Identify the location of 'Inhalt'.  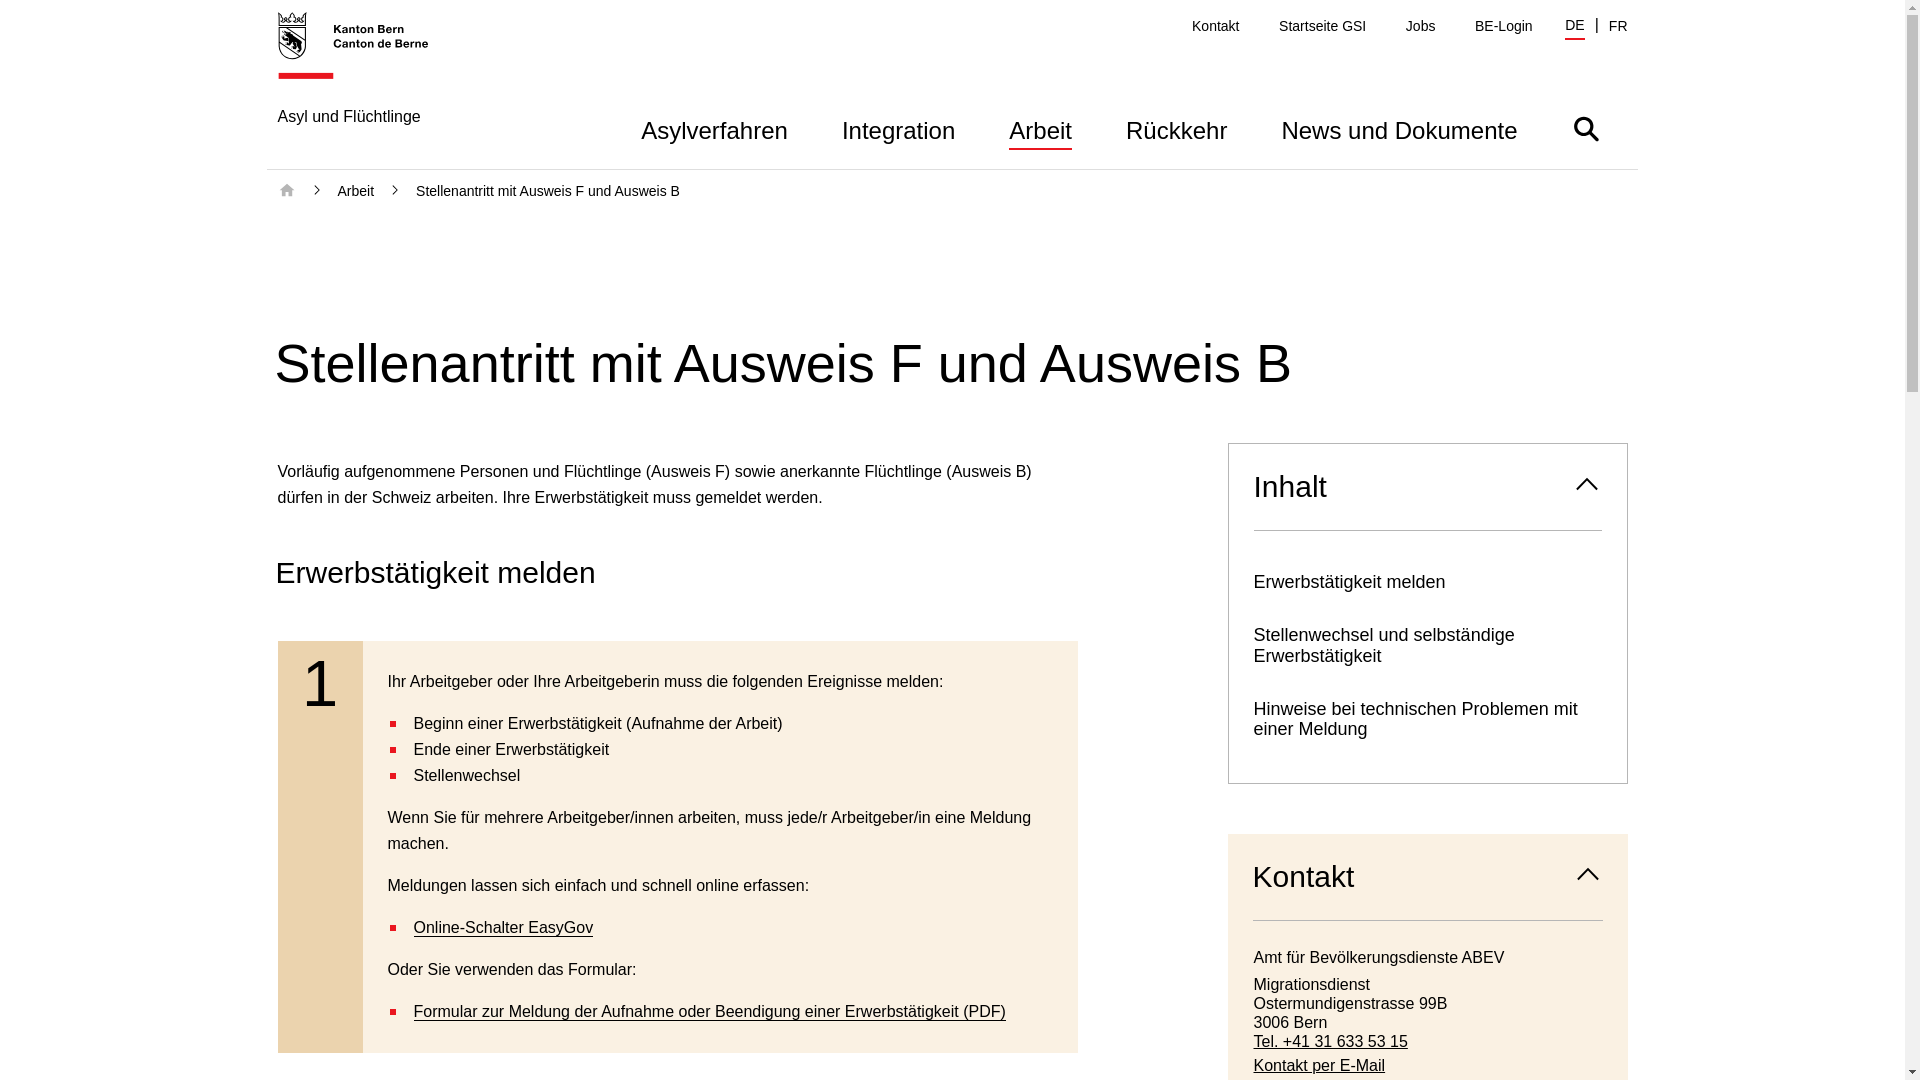
(1425, 486).